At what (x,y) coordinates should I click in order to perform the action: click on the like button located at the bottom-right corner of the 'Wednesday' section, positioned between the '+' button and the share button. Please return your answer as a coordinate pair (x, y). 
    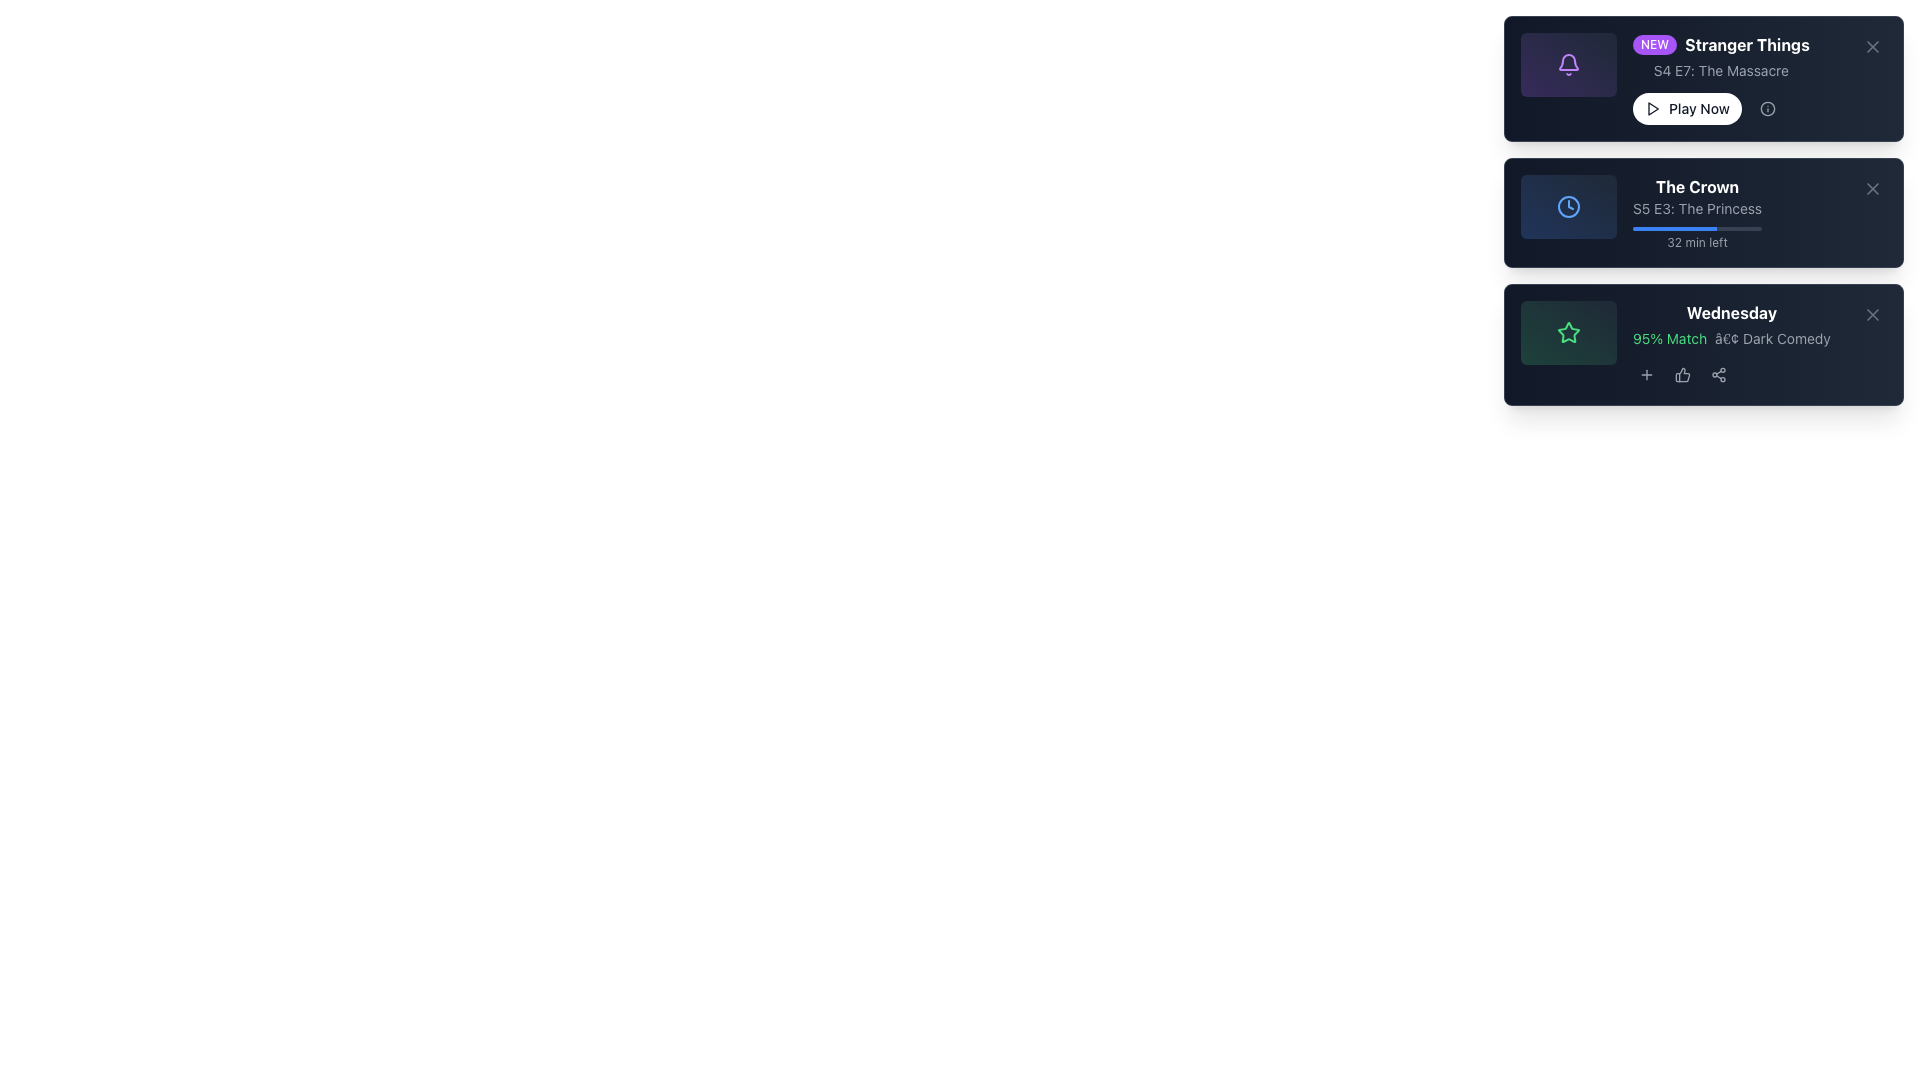
    Looking at the image, I should click on (1682, 374).